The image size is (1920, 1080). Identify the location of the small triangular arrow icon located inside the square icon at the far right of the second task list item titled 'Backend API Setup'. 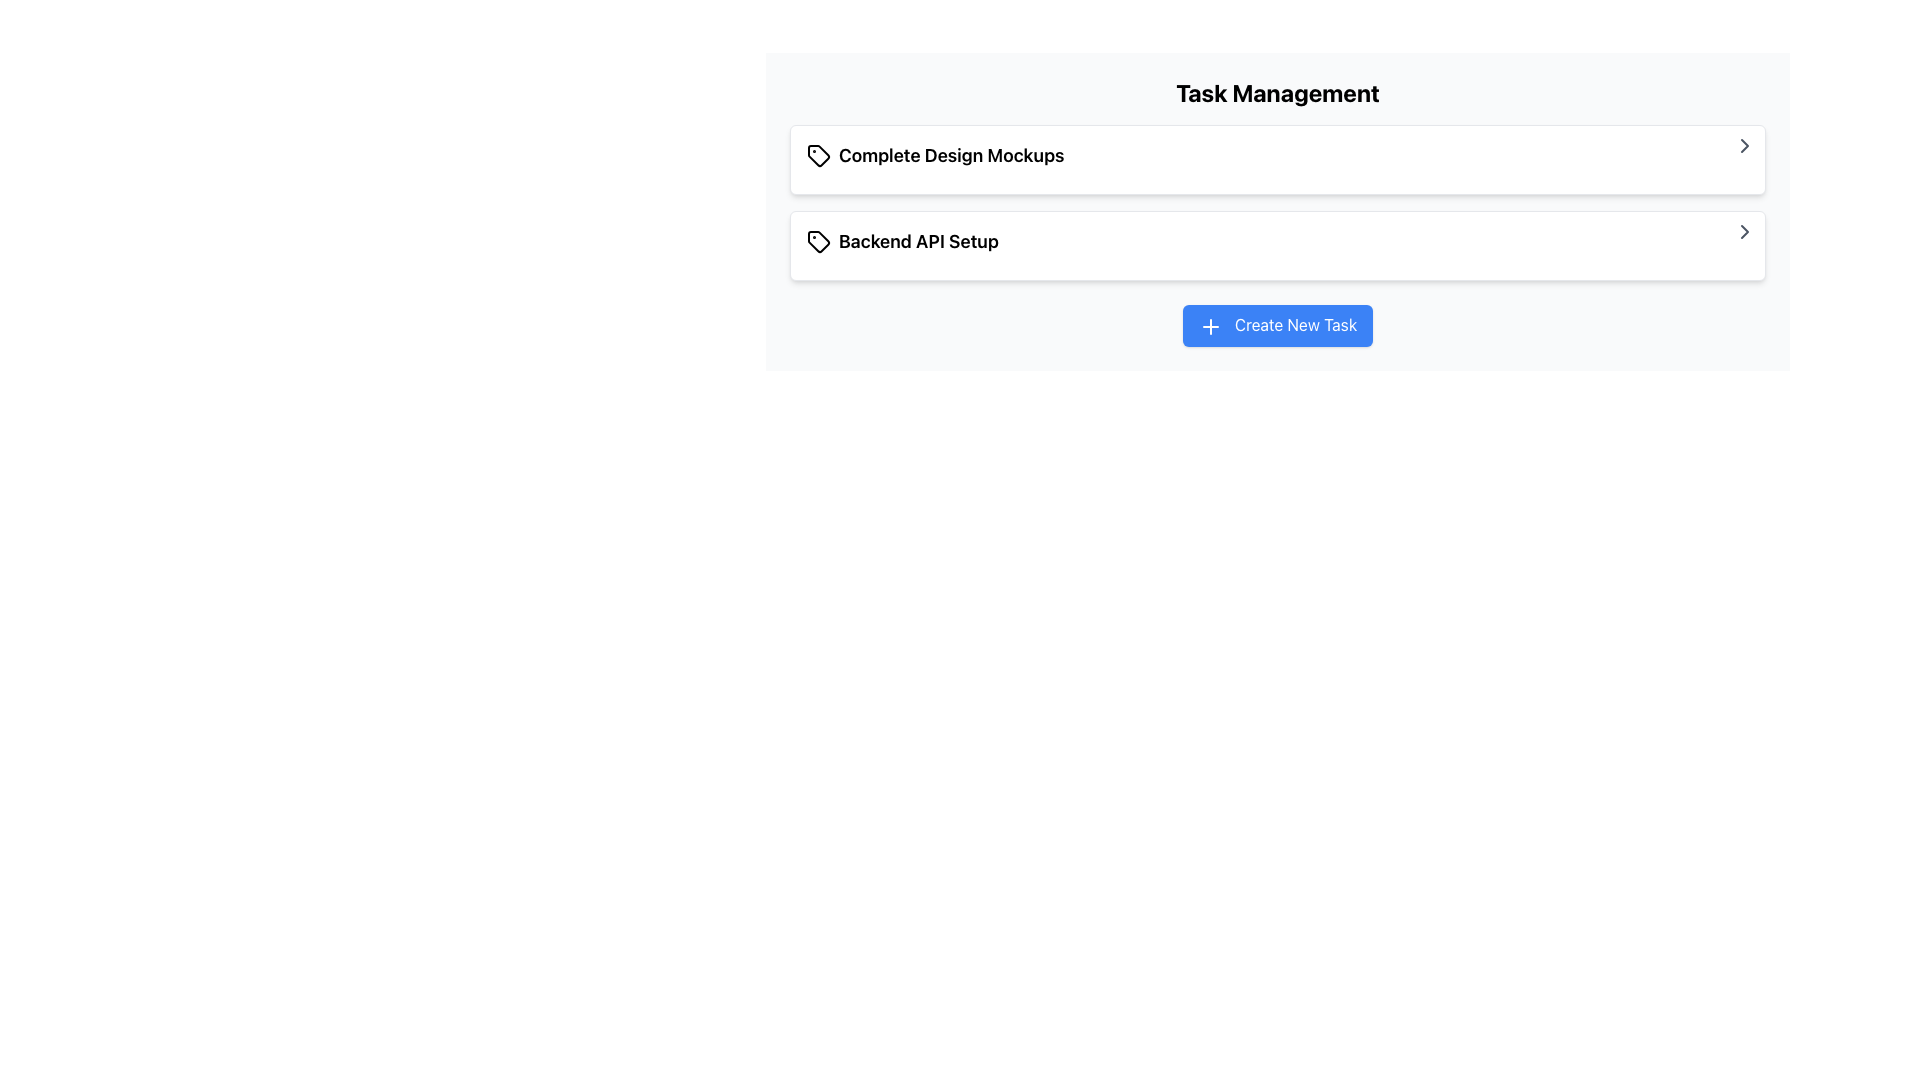
(1744, 230).